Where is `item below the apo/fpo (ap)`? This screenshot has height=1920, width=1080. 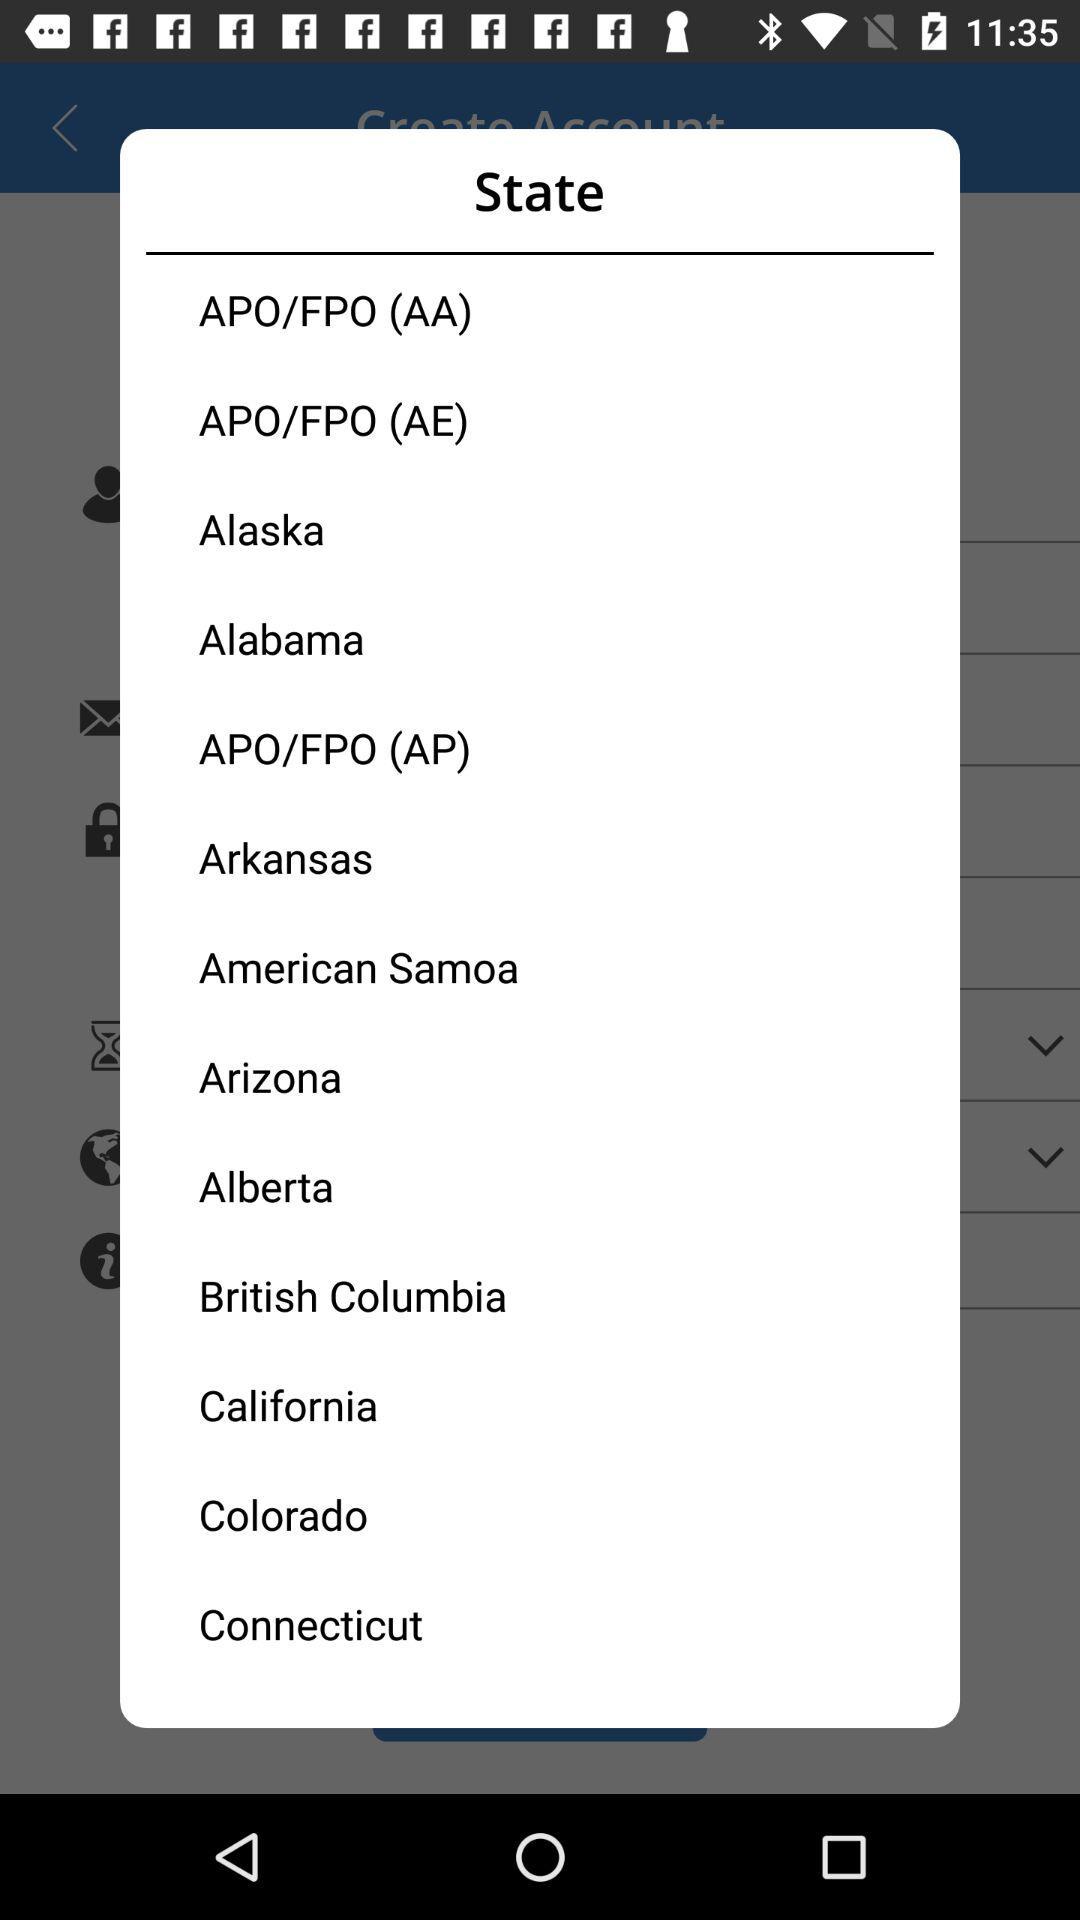
item below the apo/fpo (ap) is located at coordinates (369, 857).